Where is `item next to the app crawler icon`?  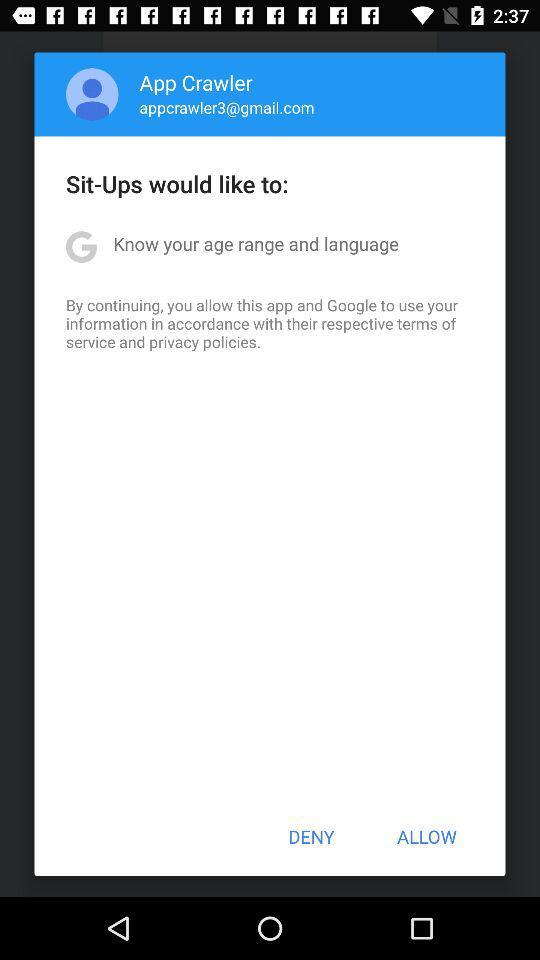
item next to the app crawler icon is located at coordinates (91, 94).